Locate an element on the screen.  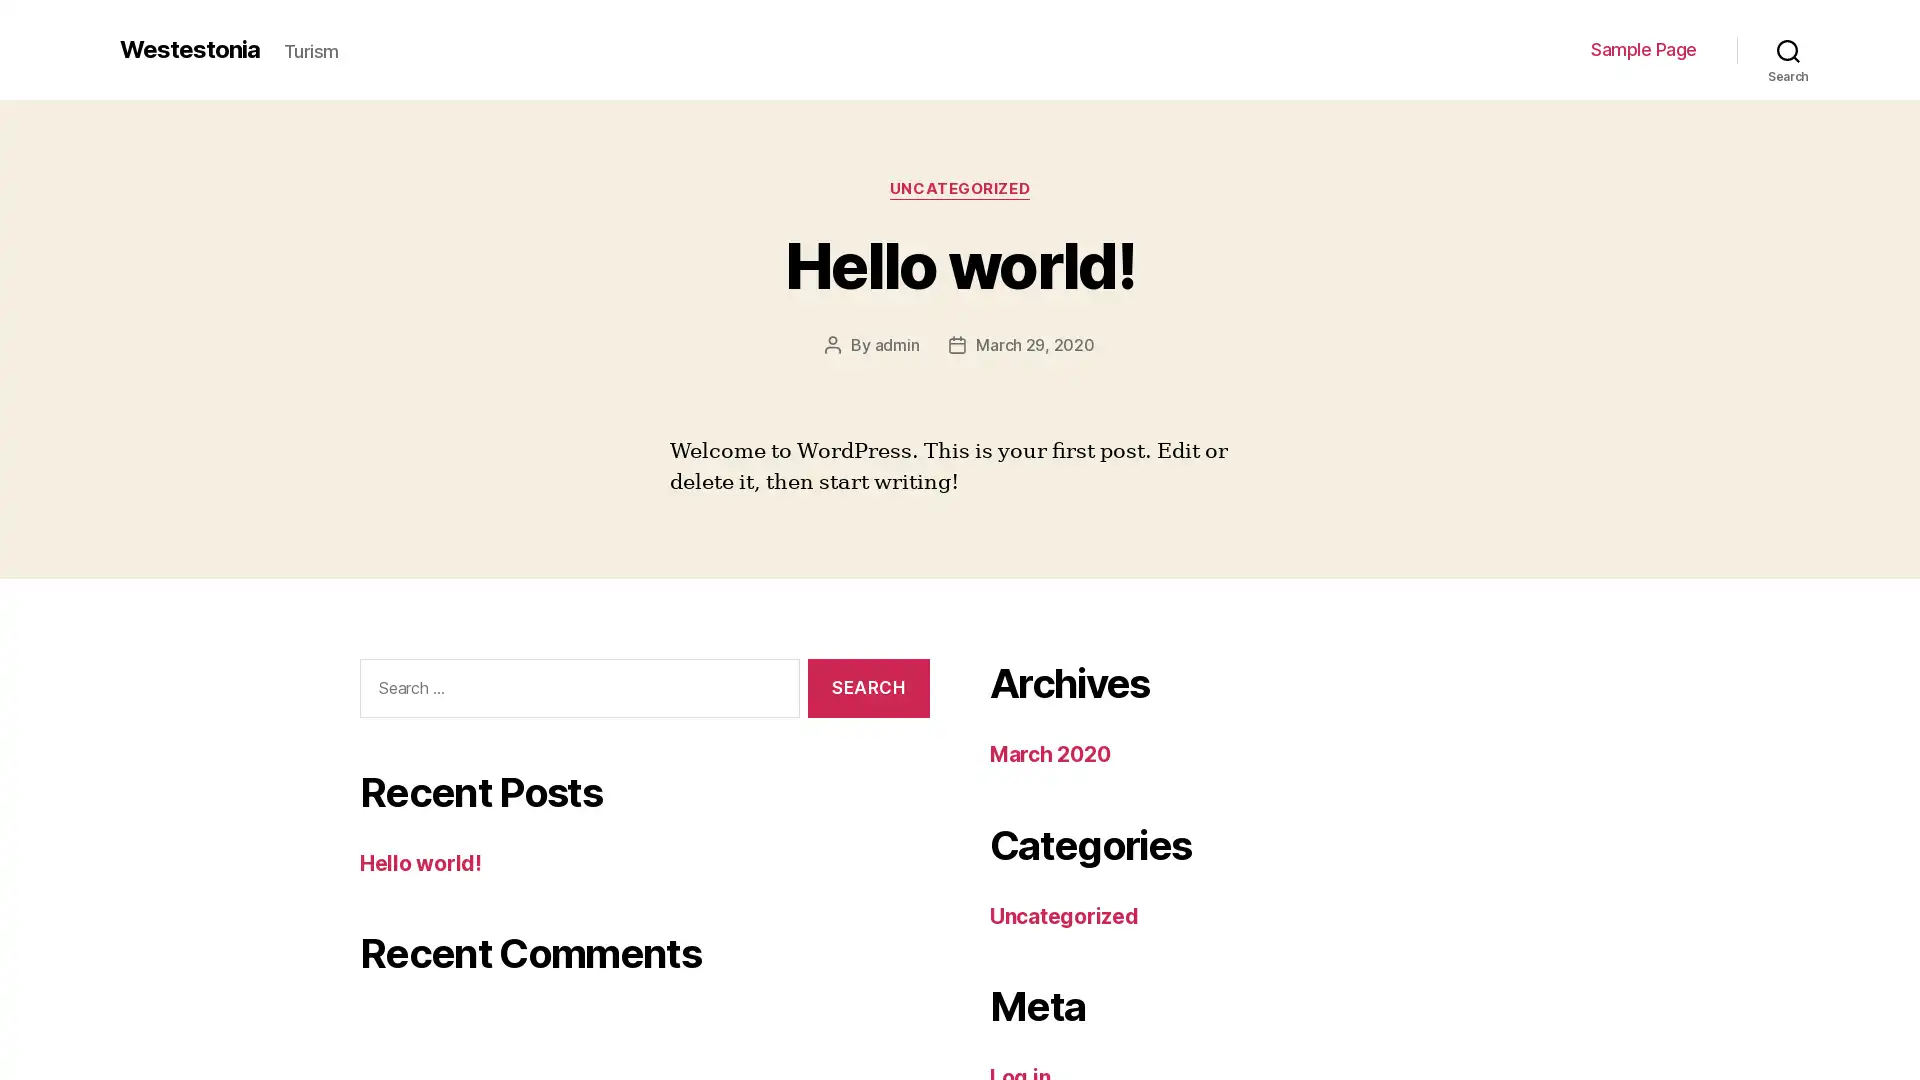
Search is located at coordinates (1788, 49).